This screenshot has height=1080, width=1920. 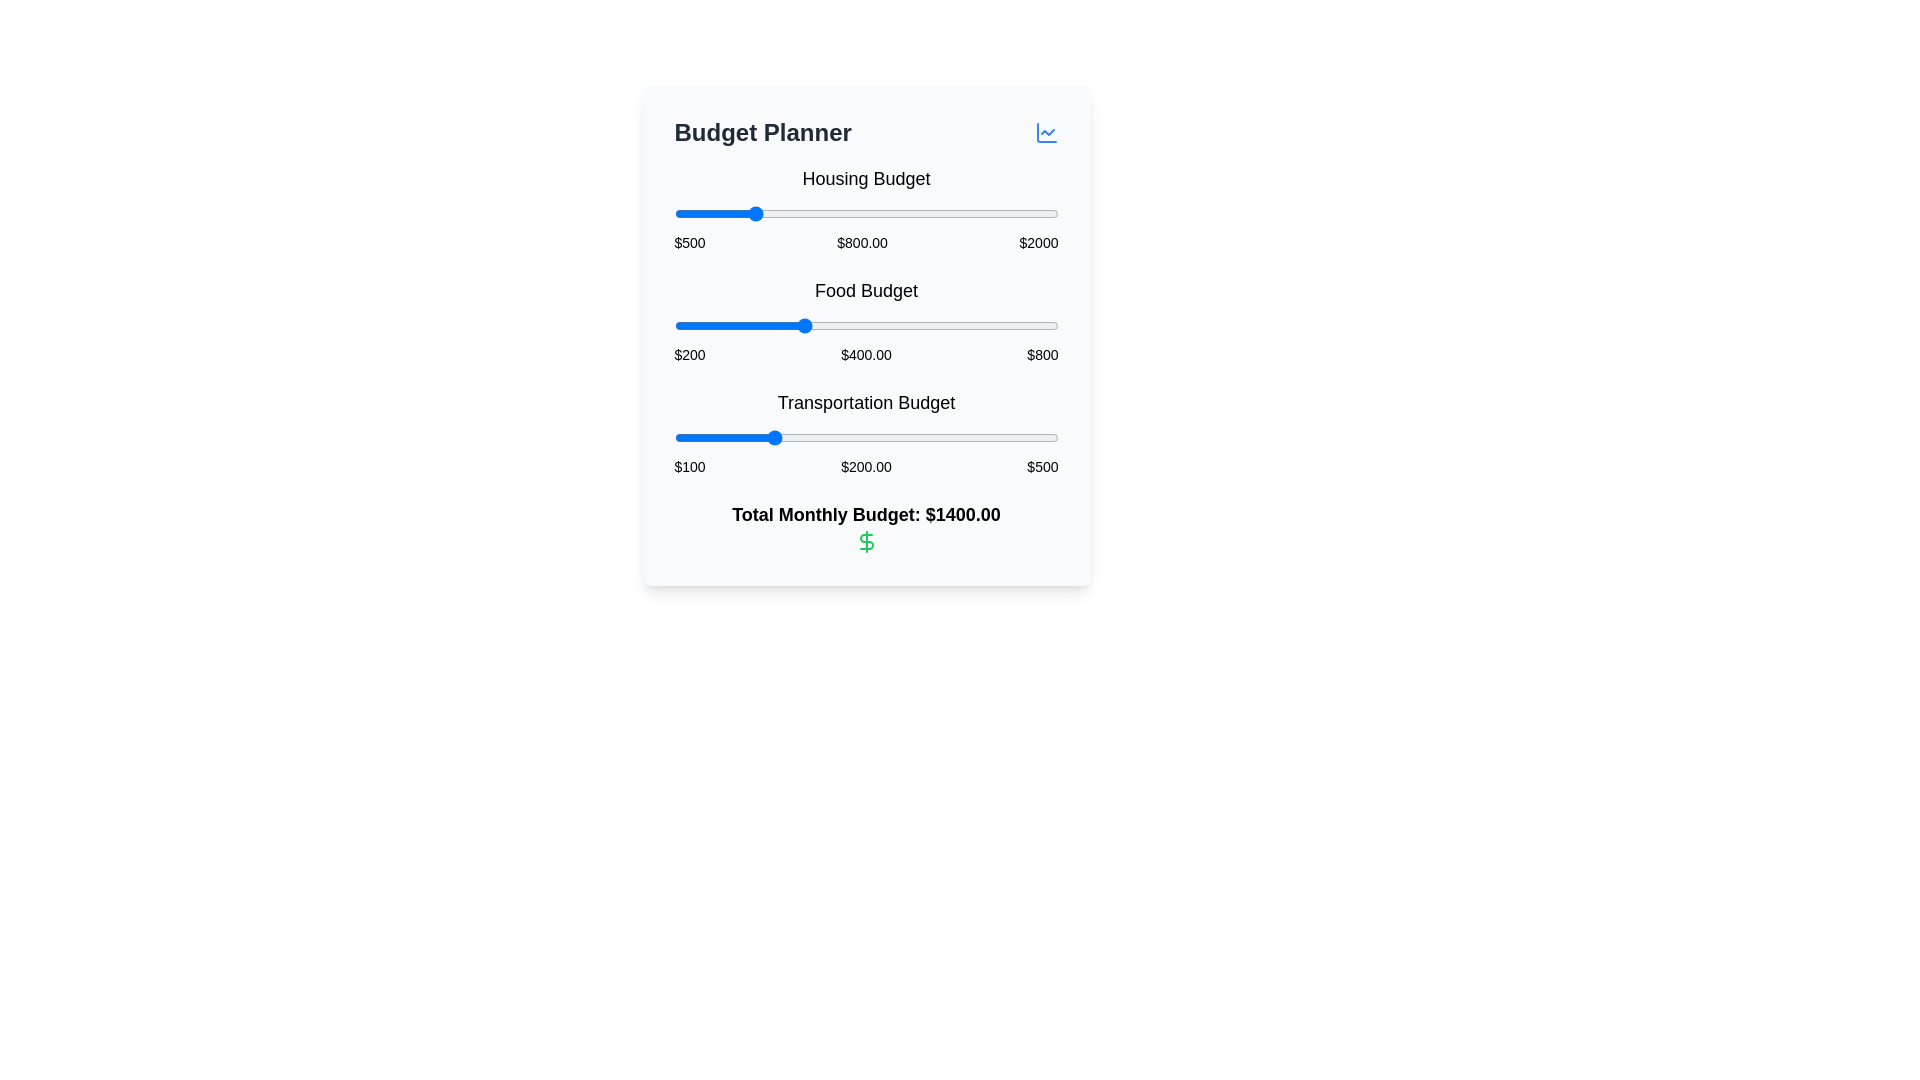 What do you see at coordinates (866, 466) in the screenshot?
I see `the static text label that displays the current value of the Transportation Budget slider, positioned between '$100' and '$500'` at bounding box center [866, 466].